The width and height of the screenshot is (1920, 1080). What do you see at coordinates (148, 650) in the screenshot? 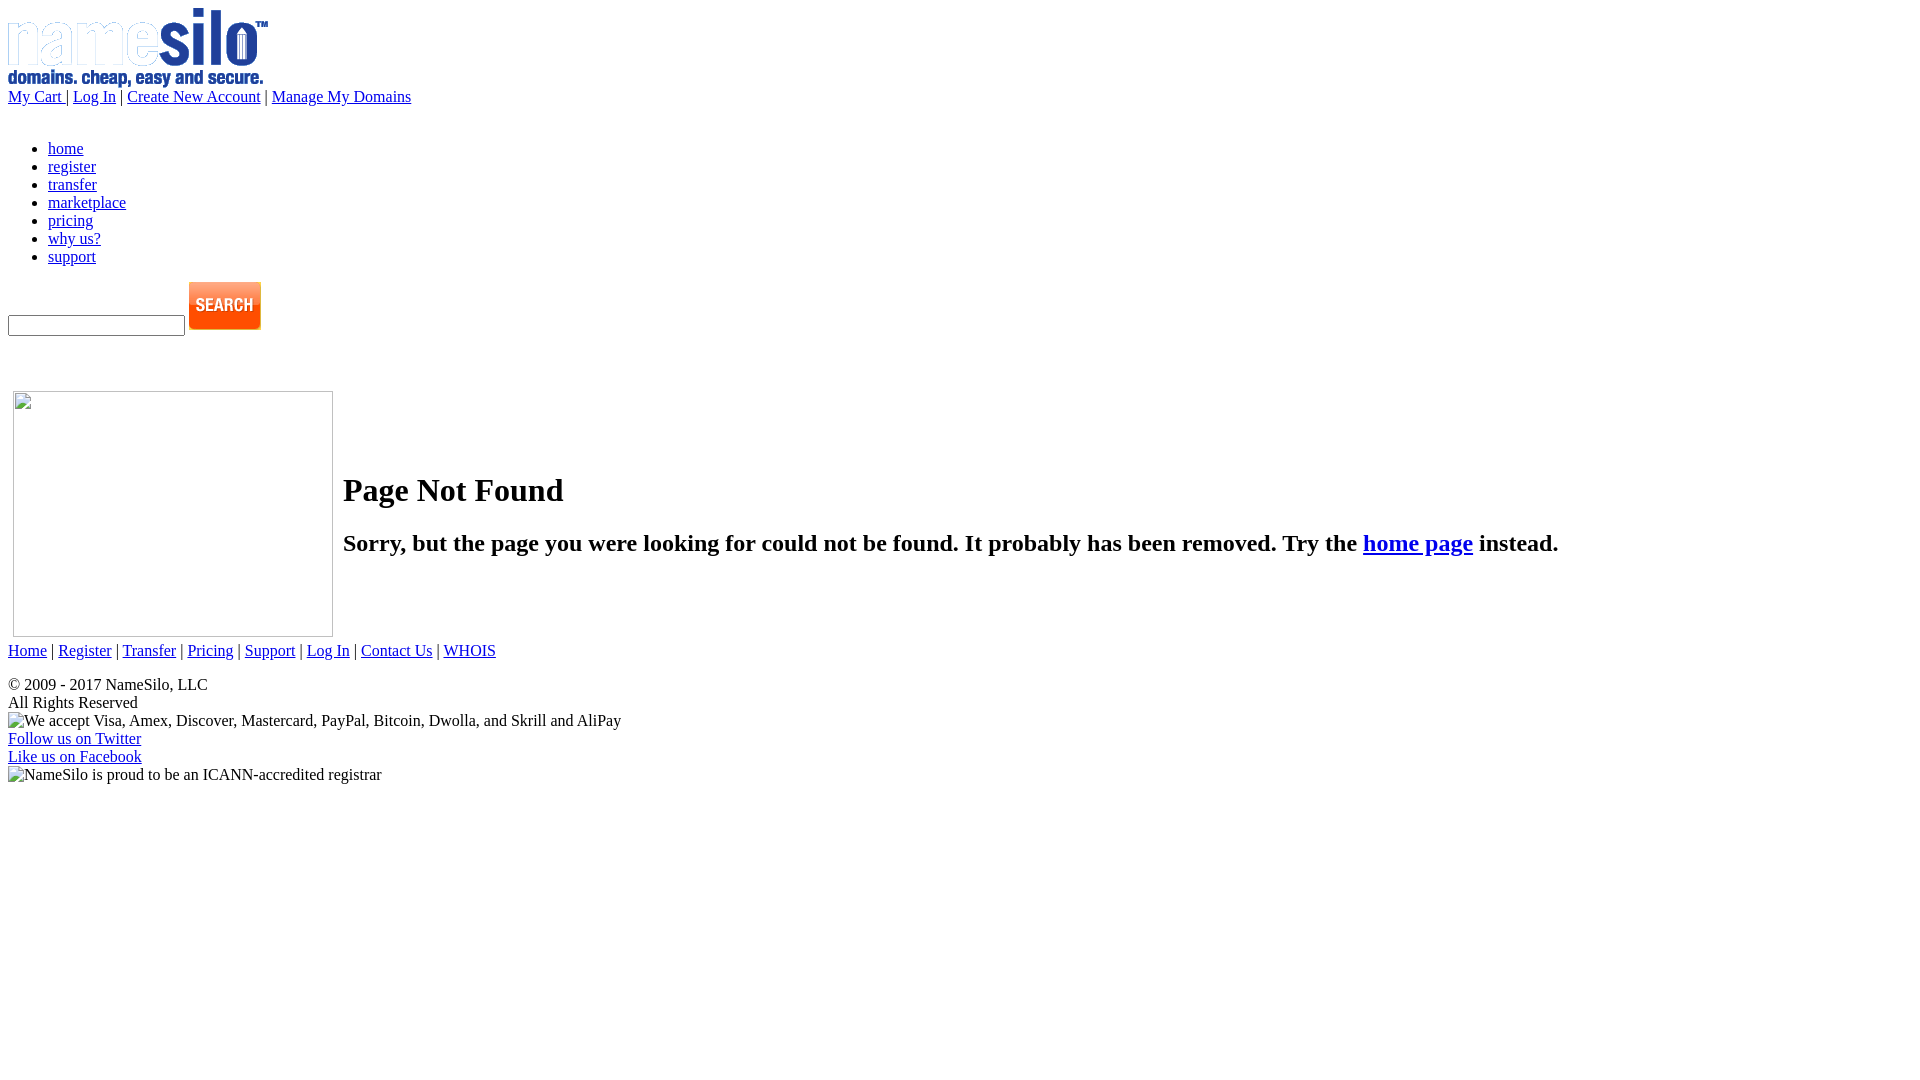
I see `'Transfer'` at bounding box center [148, 650].